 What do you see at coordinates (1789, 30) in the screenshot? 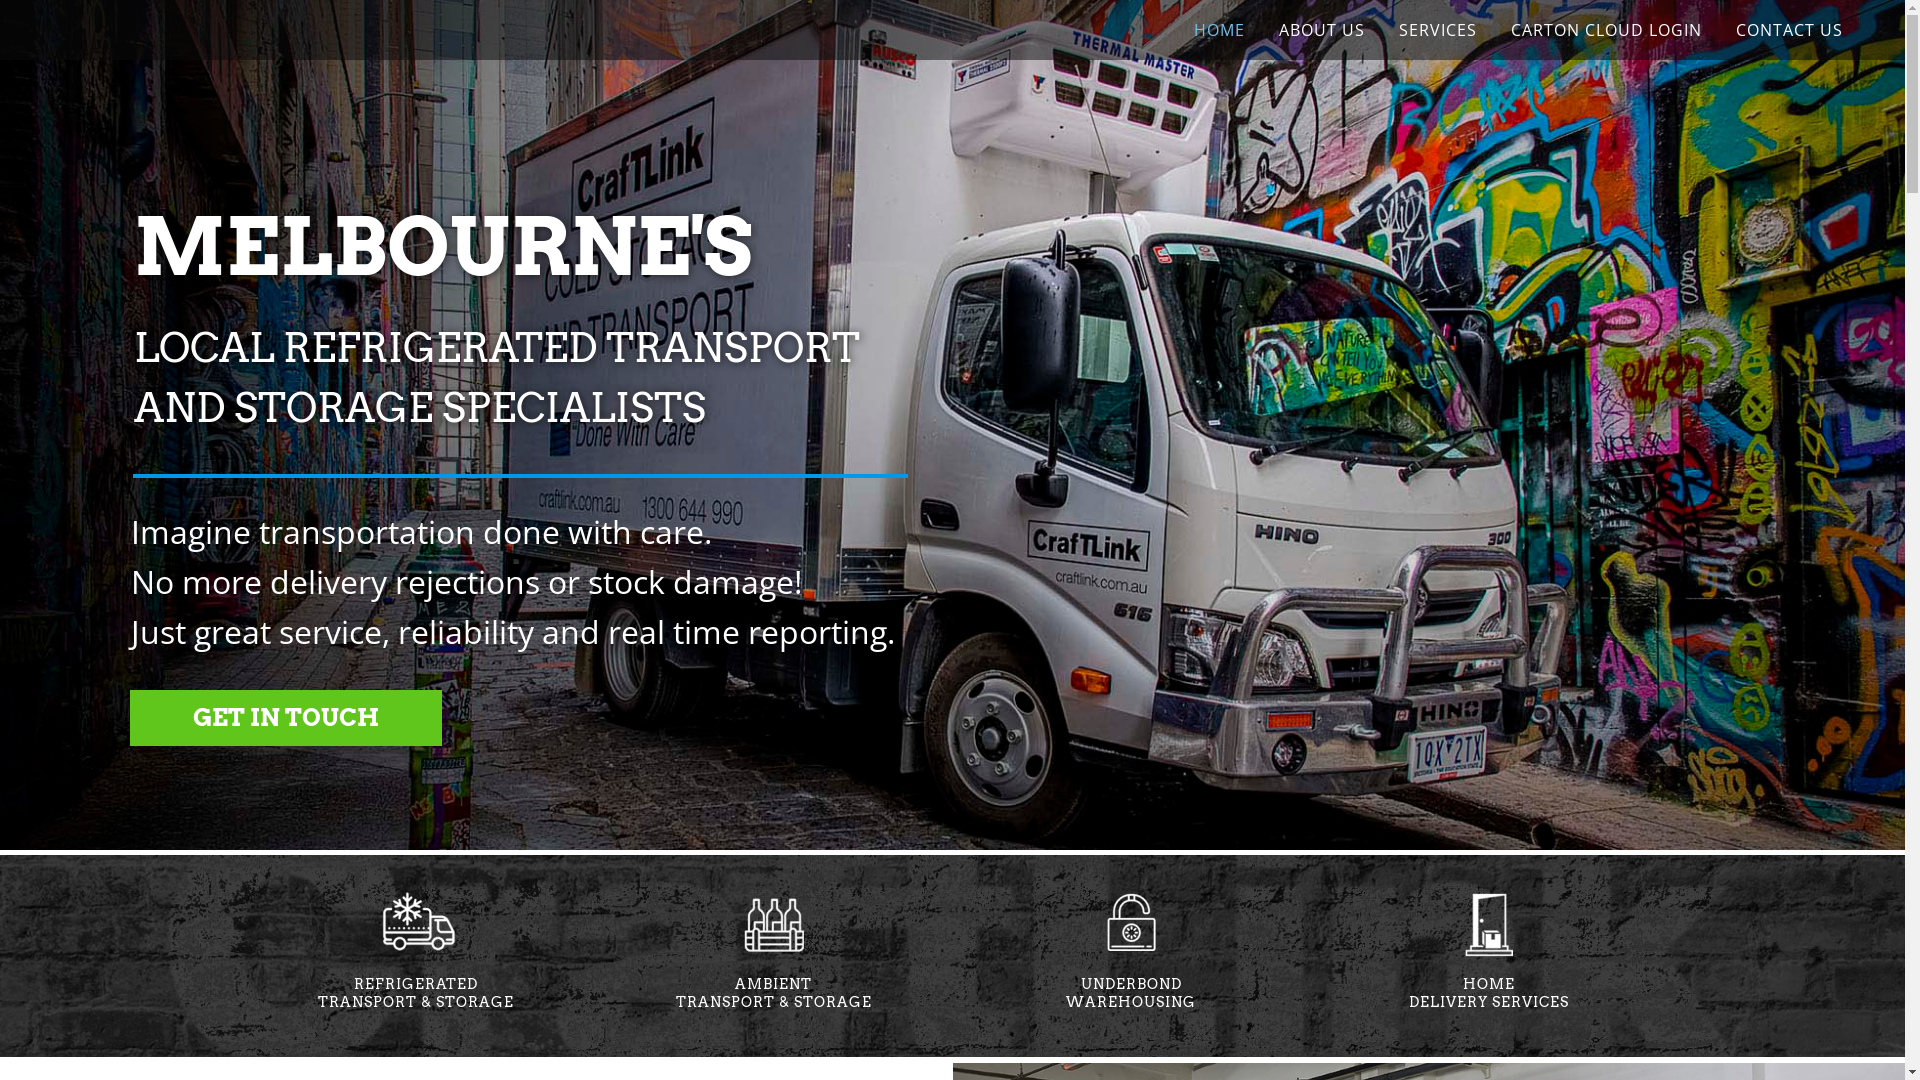
I see `'CONTACT US'` at bounding box center [1789, 30].